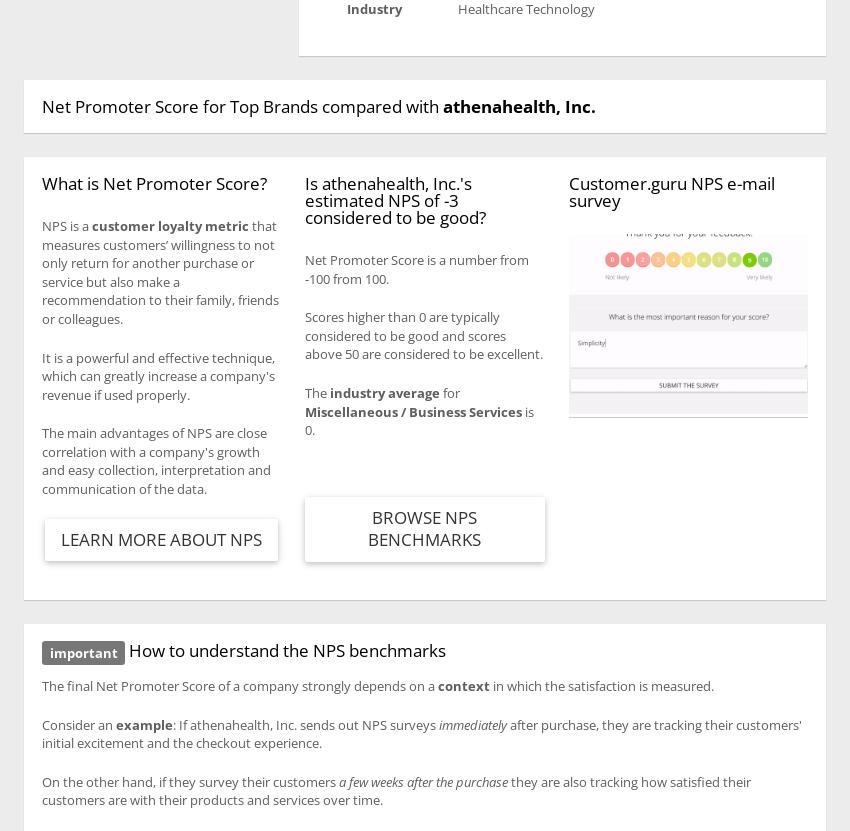 This screenshot has height=831, width=850. Describe the element at coordinates (40, 182) in the screenshot. I see `'What is Net Promoter Score?'` at that location.